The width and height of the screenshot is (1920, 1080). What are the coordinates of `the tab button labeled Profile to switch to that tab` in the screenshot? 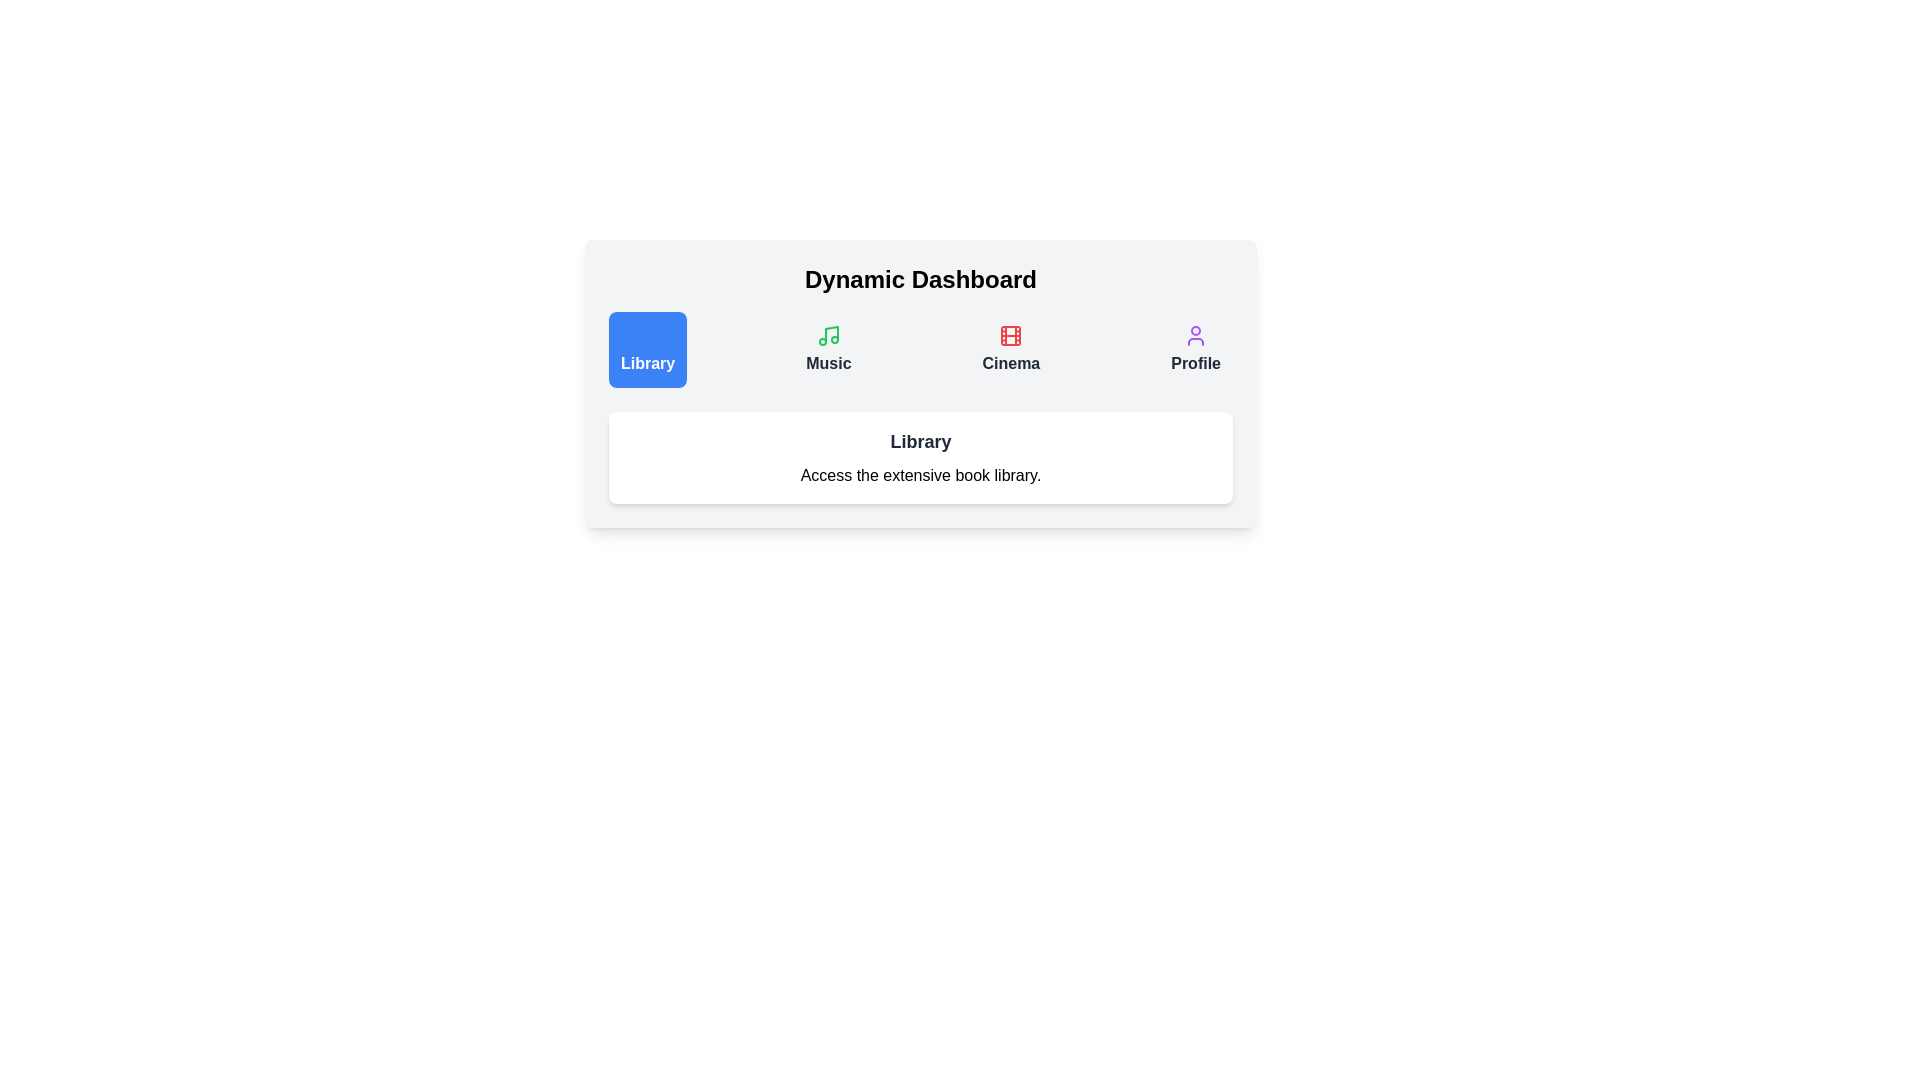 It's located at (1195, 349).